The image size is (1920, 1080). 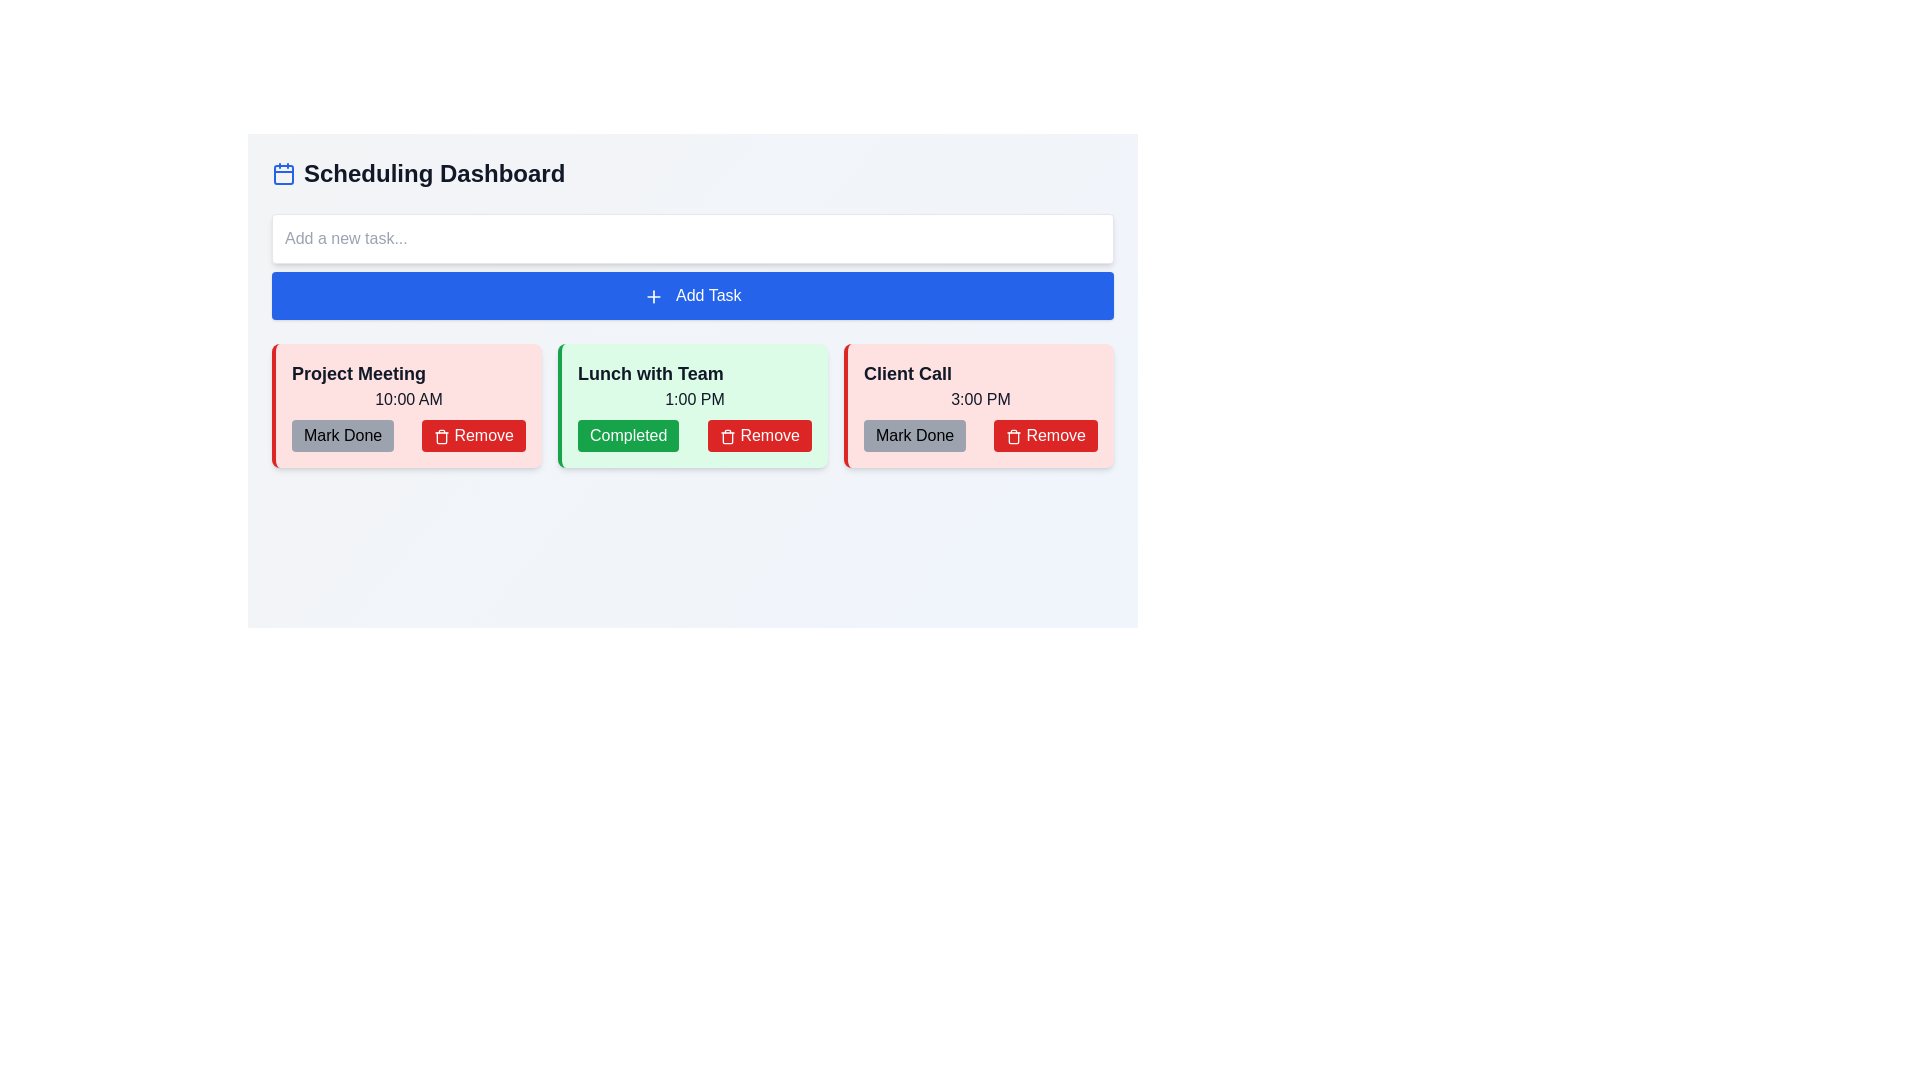 I want to click on the deletion icon located inside the 'Remove' button of the 'Project Meeting' task card, positioned at the bottom right corner of the card, so click(x=440, y=435).